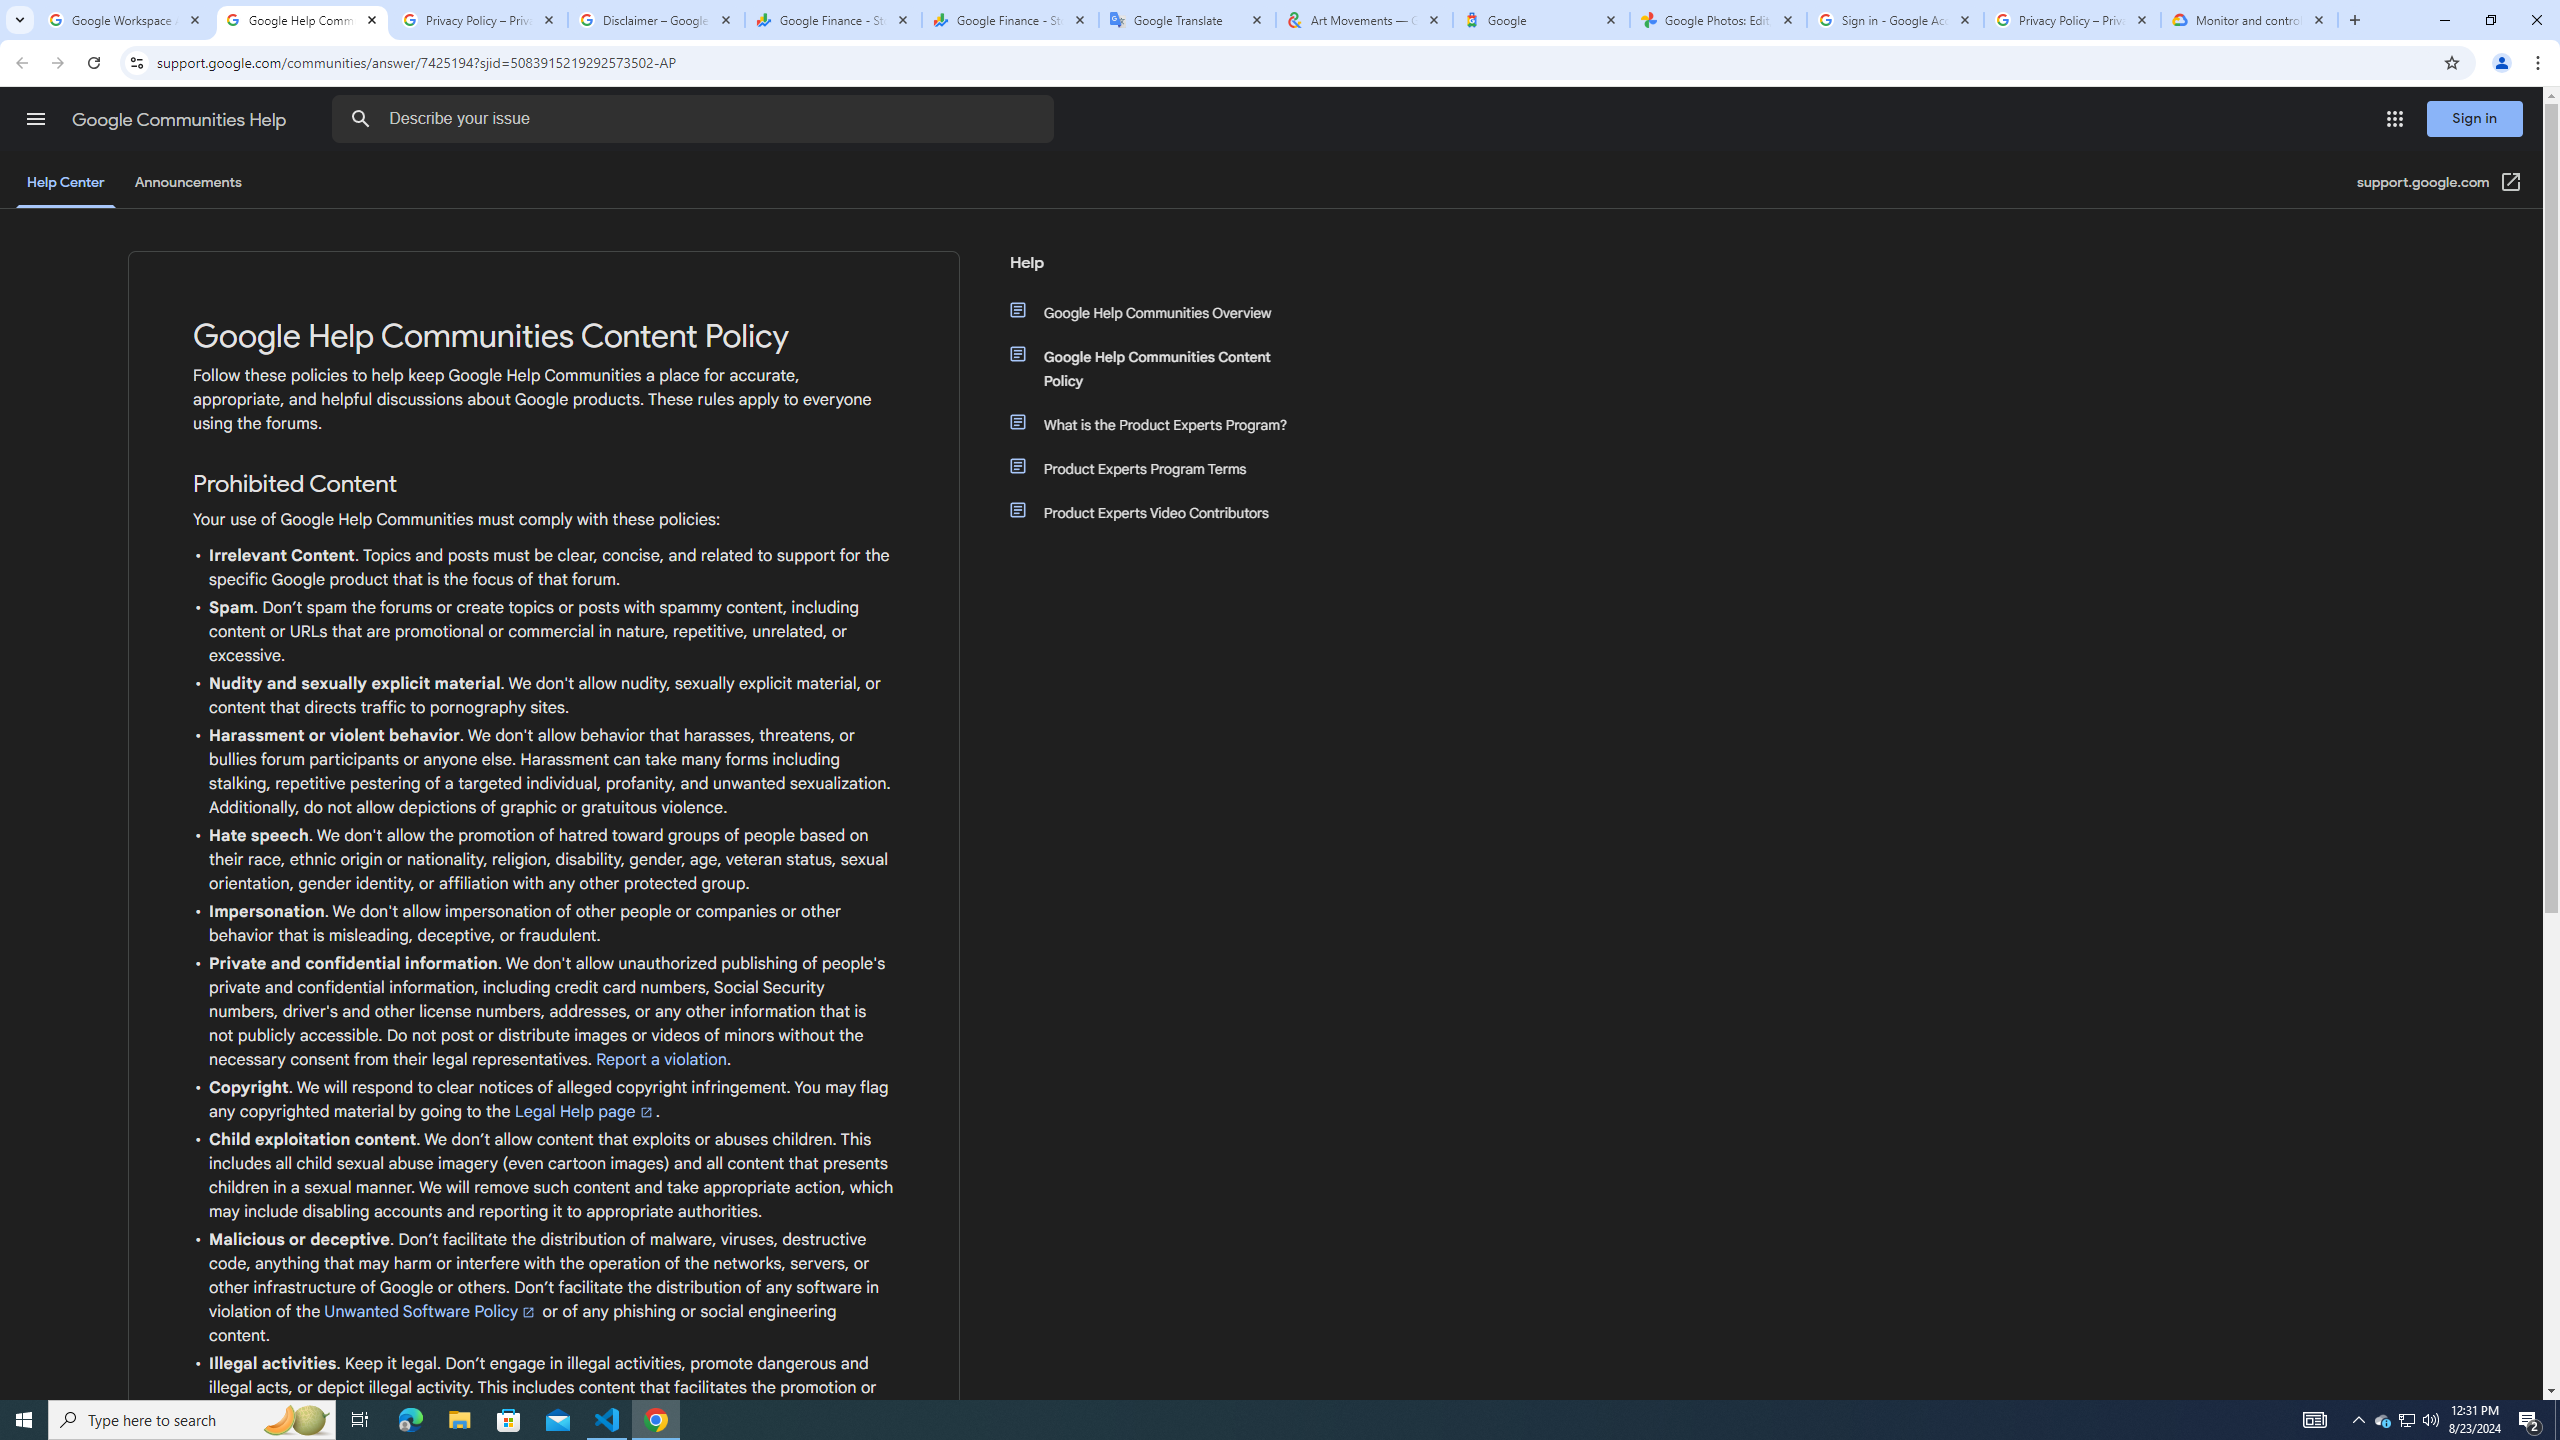 The image size is (2560, 1440). I want to click on 'Google Help Communities Content Policy', so click(1162, 368).